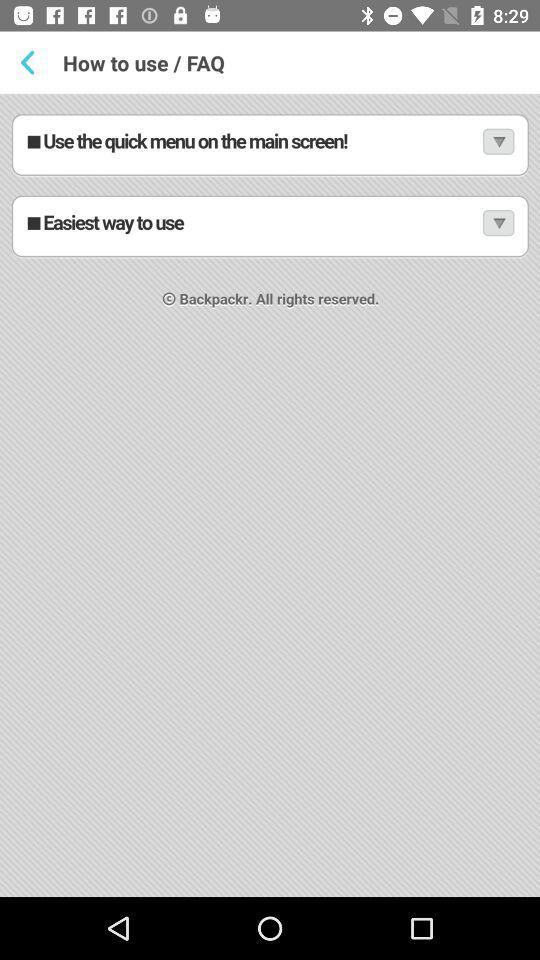 This screenshot has width=540, height=960. What do you see at coordinates (270, 494) in the screenshot?
I see `how to use and faq page` at bounding box center [270, 494].